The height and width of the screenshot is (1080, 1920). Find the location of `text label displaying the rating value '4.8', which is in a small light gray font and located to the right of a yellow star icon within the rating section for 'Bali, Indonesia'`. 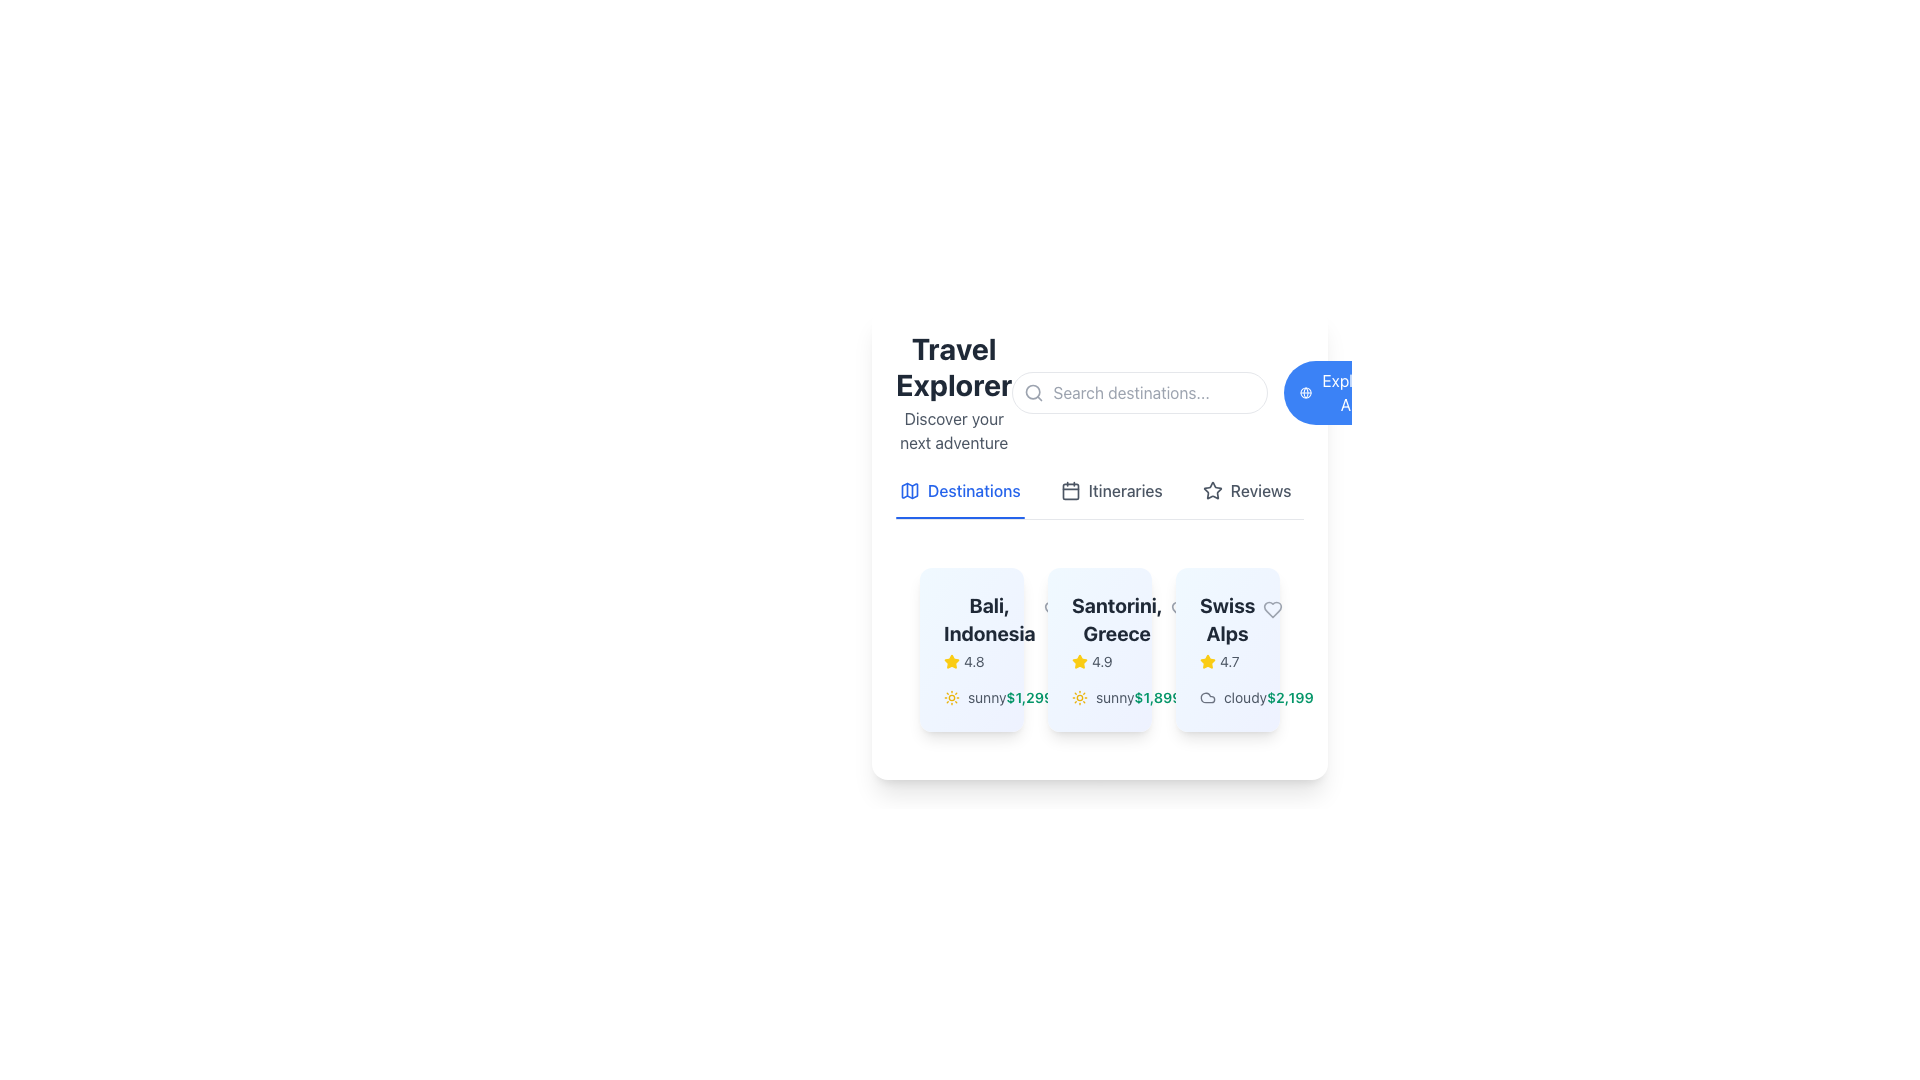

text label displaying the rating value '4.8', which is in a small light gray font and located to the right of a yellow star icon within the rating section for 'Bali, Indonesia' is located at coordinates (974, 662).